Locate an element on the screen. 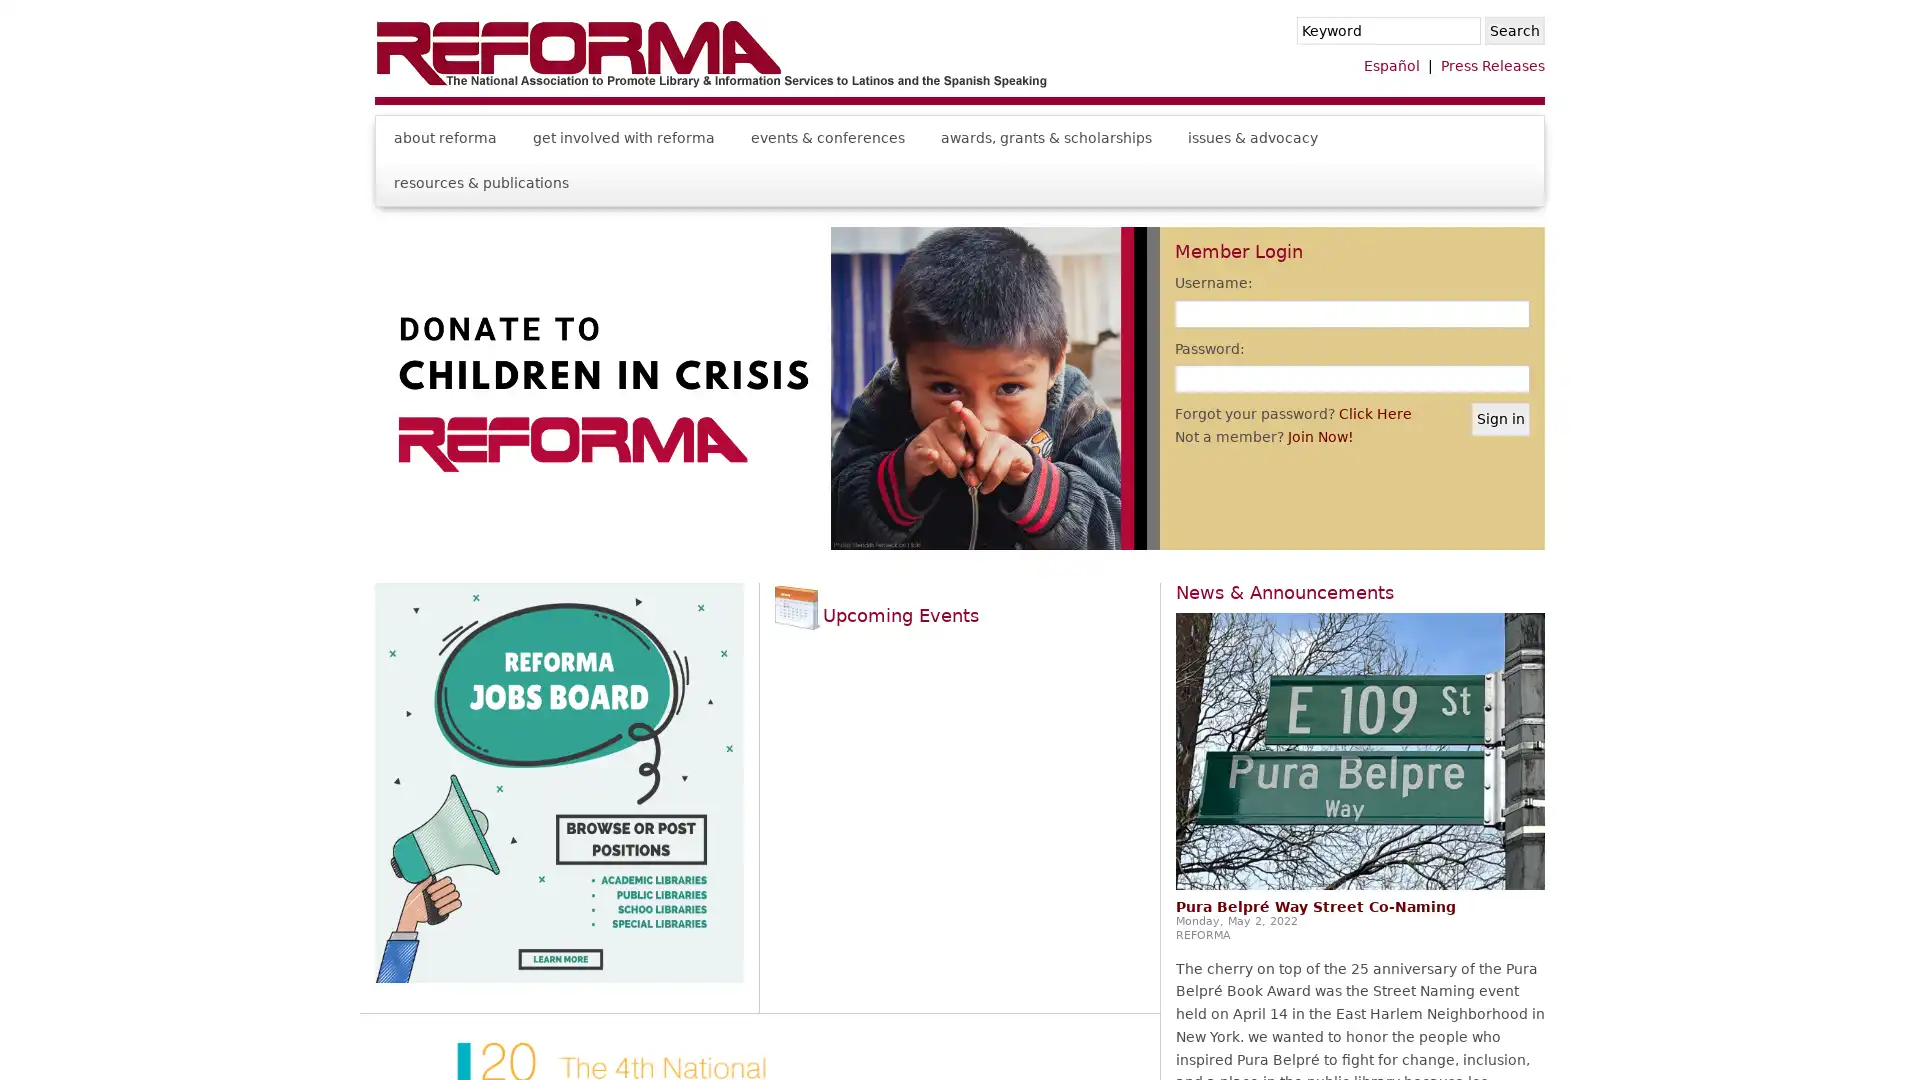 This screenshot has width=1920, height=1080. Search is located at coordinates (1515, 30).